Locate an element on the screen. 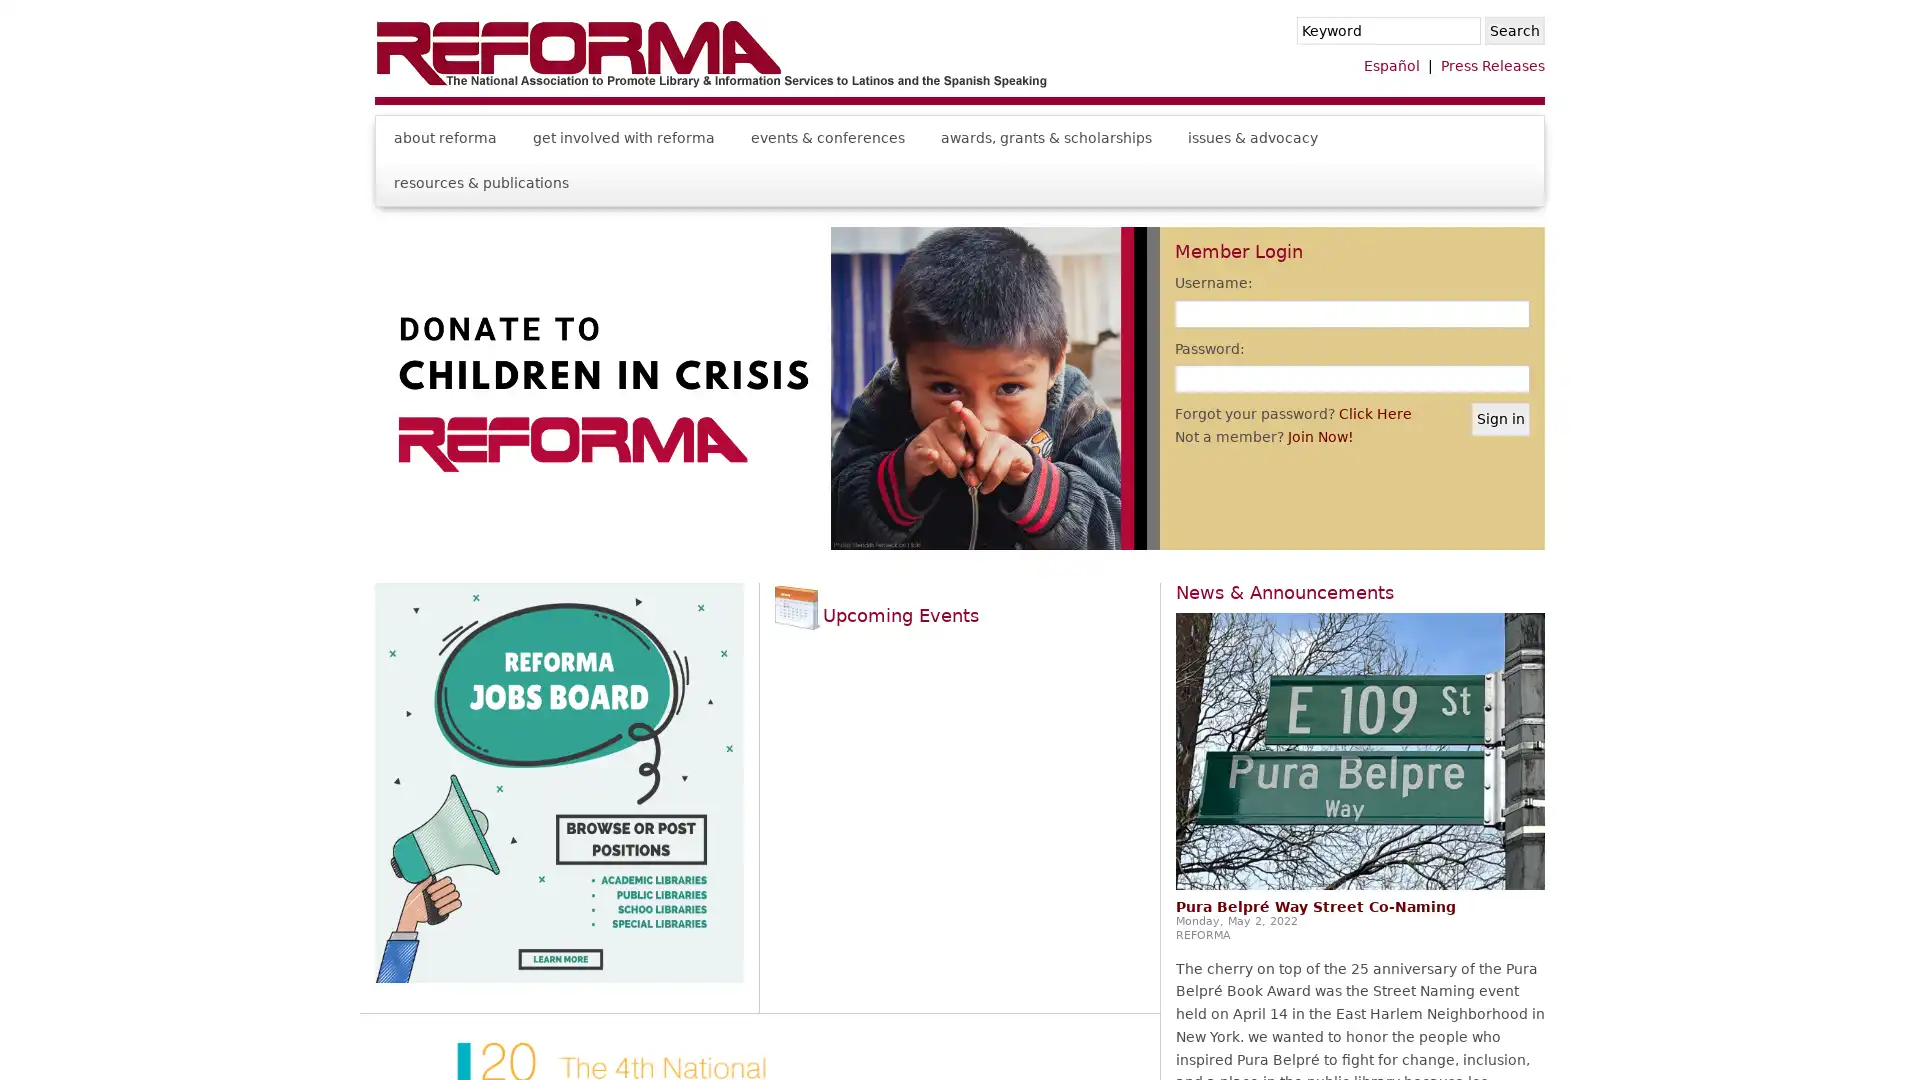 This screenshot has width=1920, height=1080. Search is located at coordinates (1515, 30).